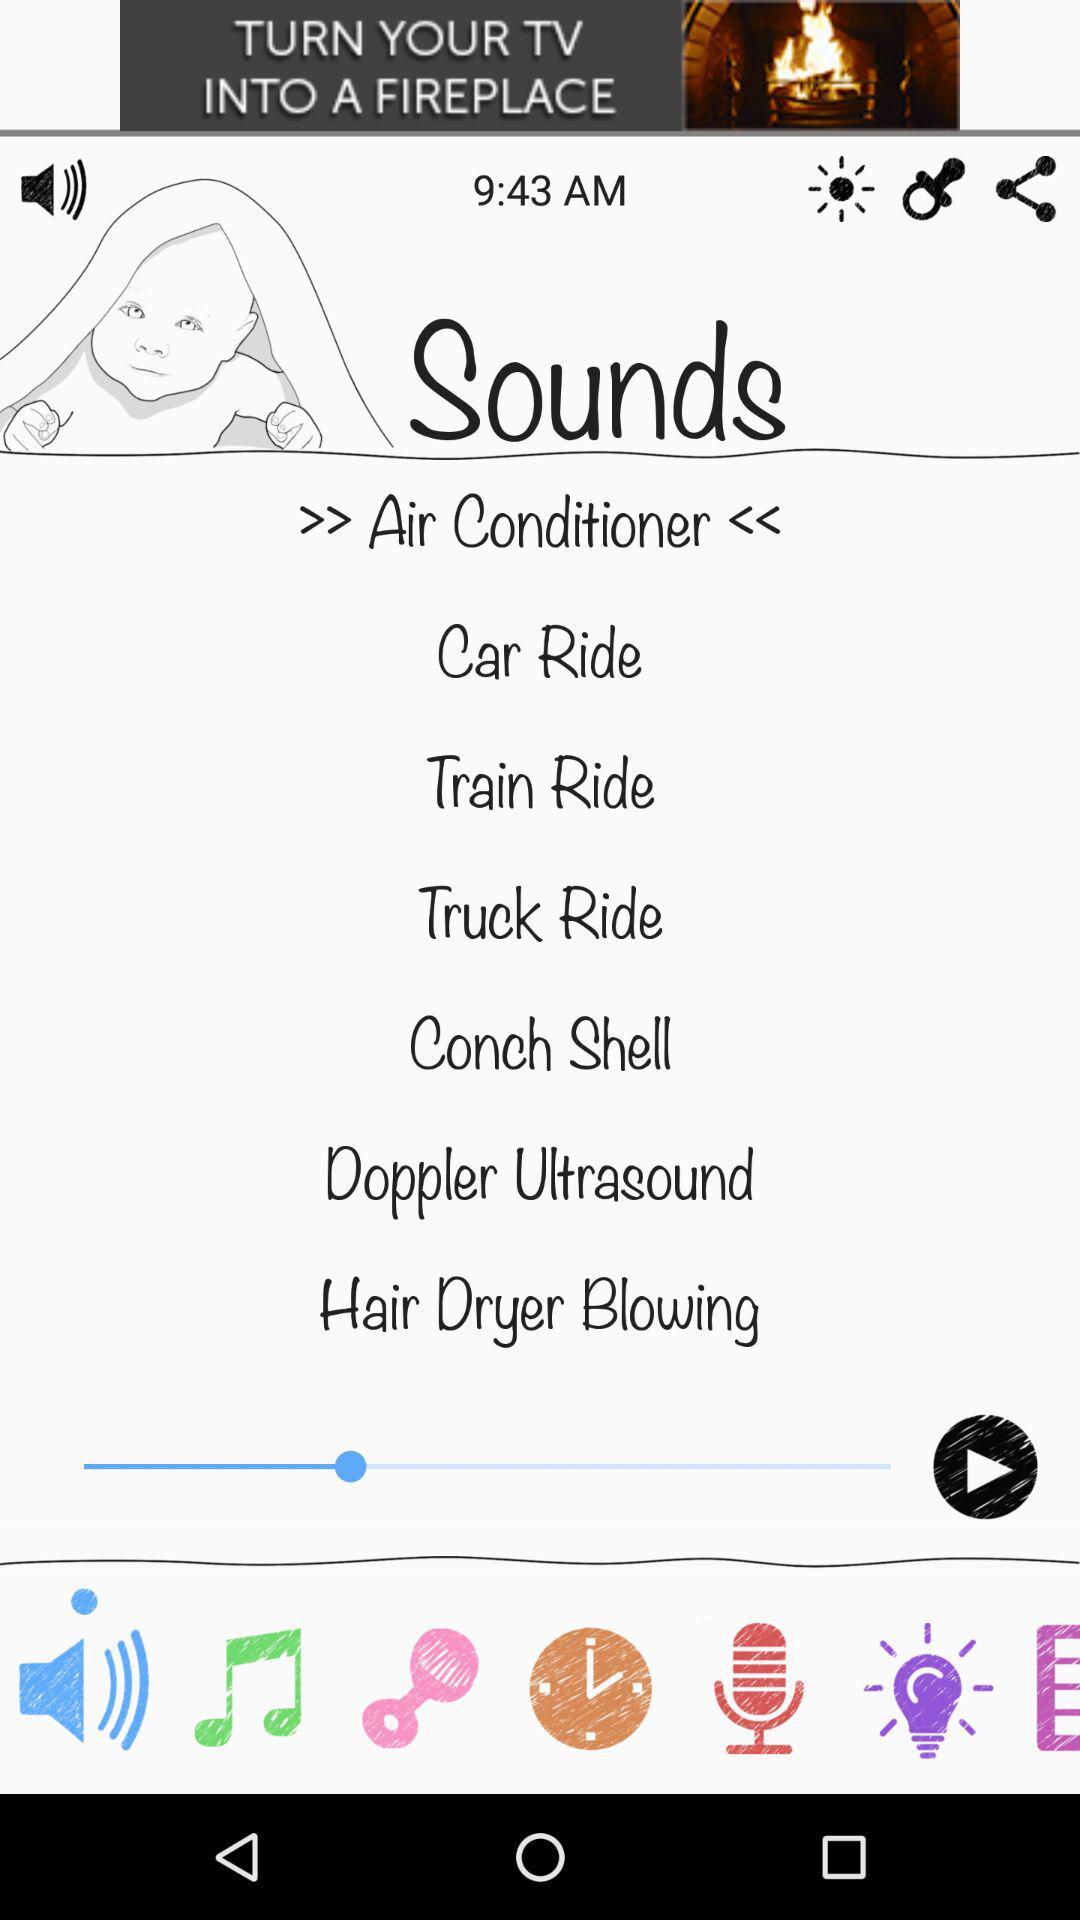  I want to click on the volume icon, so click(53, 188).